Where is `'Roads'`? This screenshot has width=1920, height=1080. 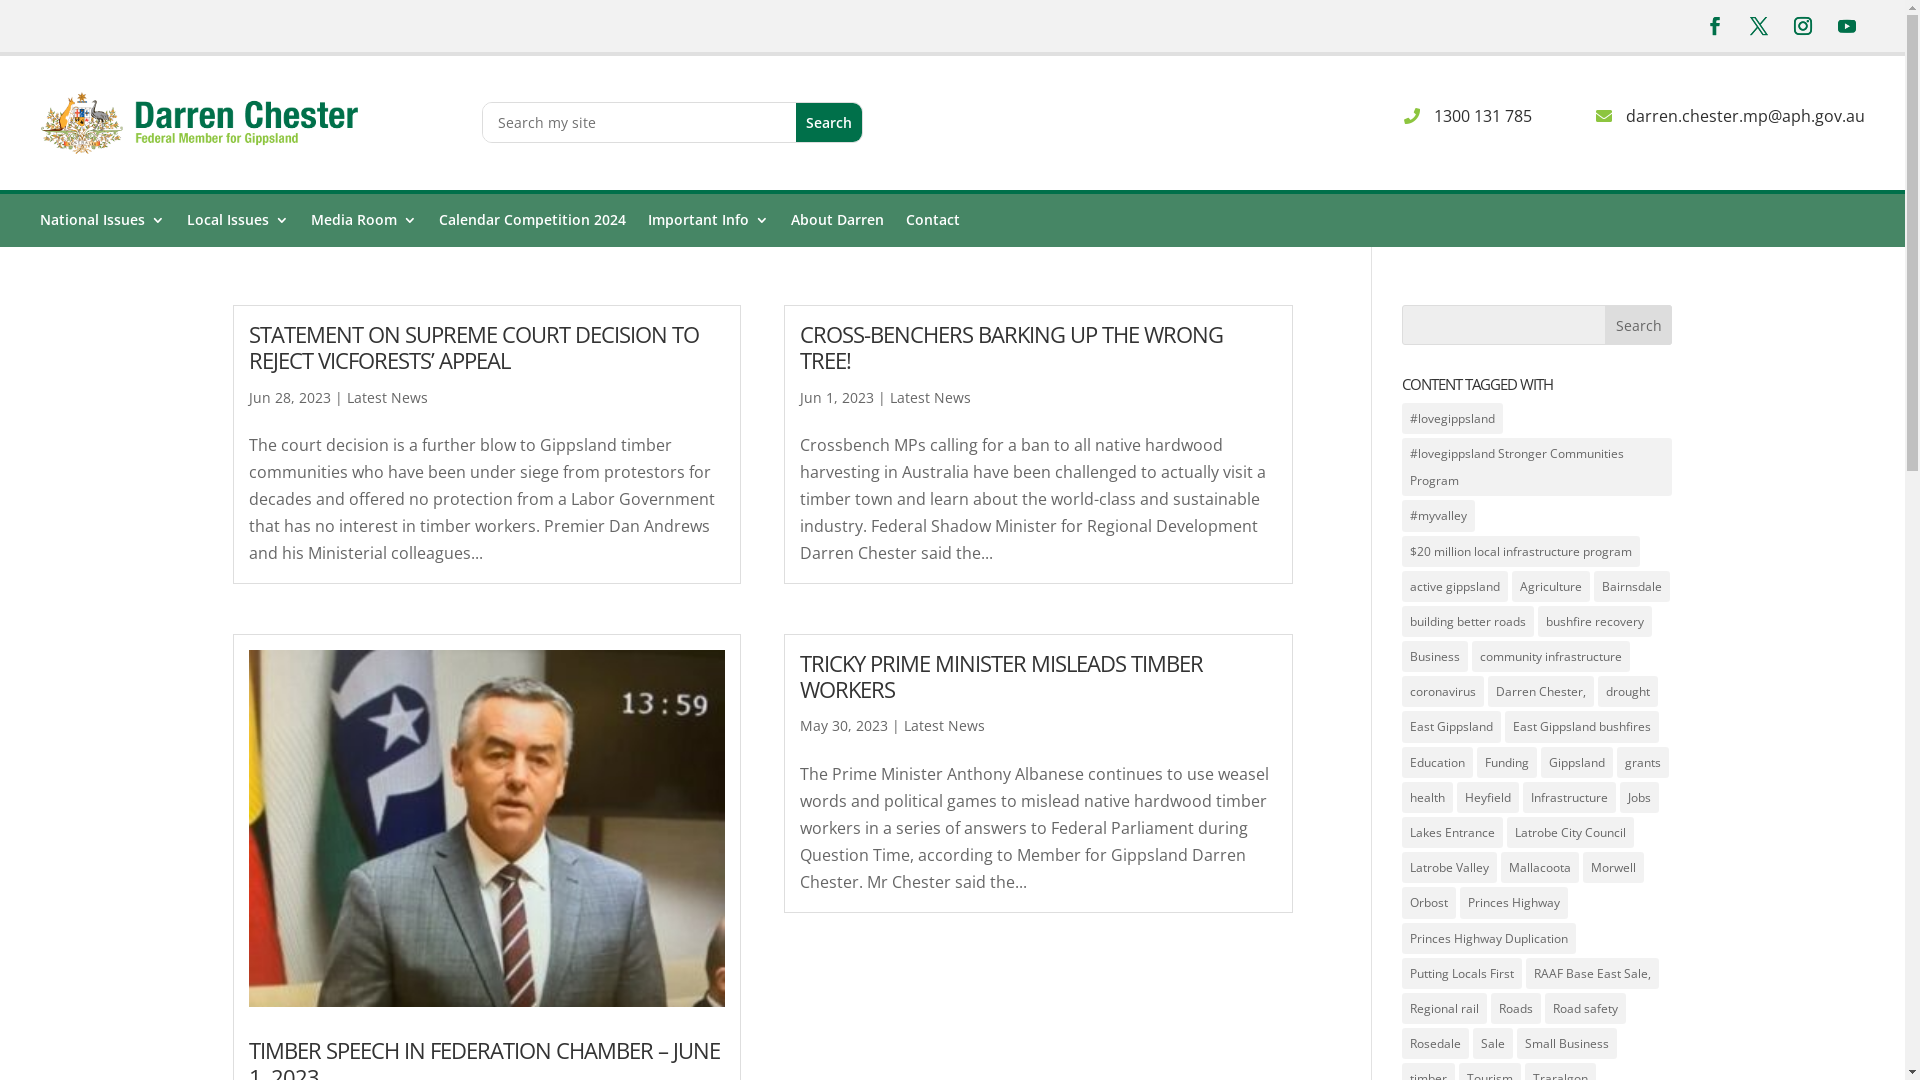
'Roads' is located at coordinates (1516, 1008).